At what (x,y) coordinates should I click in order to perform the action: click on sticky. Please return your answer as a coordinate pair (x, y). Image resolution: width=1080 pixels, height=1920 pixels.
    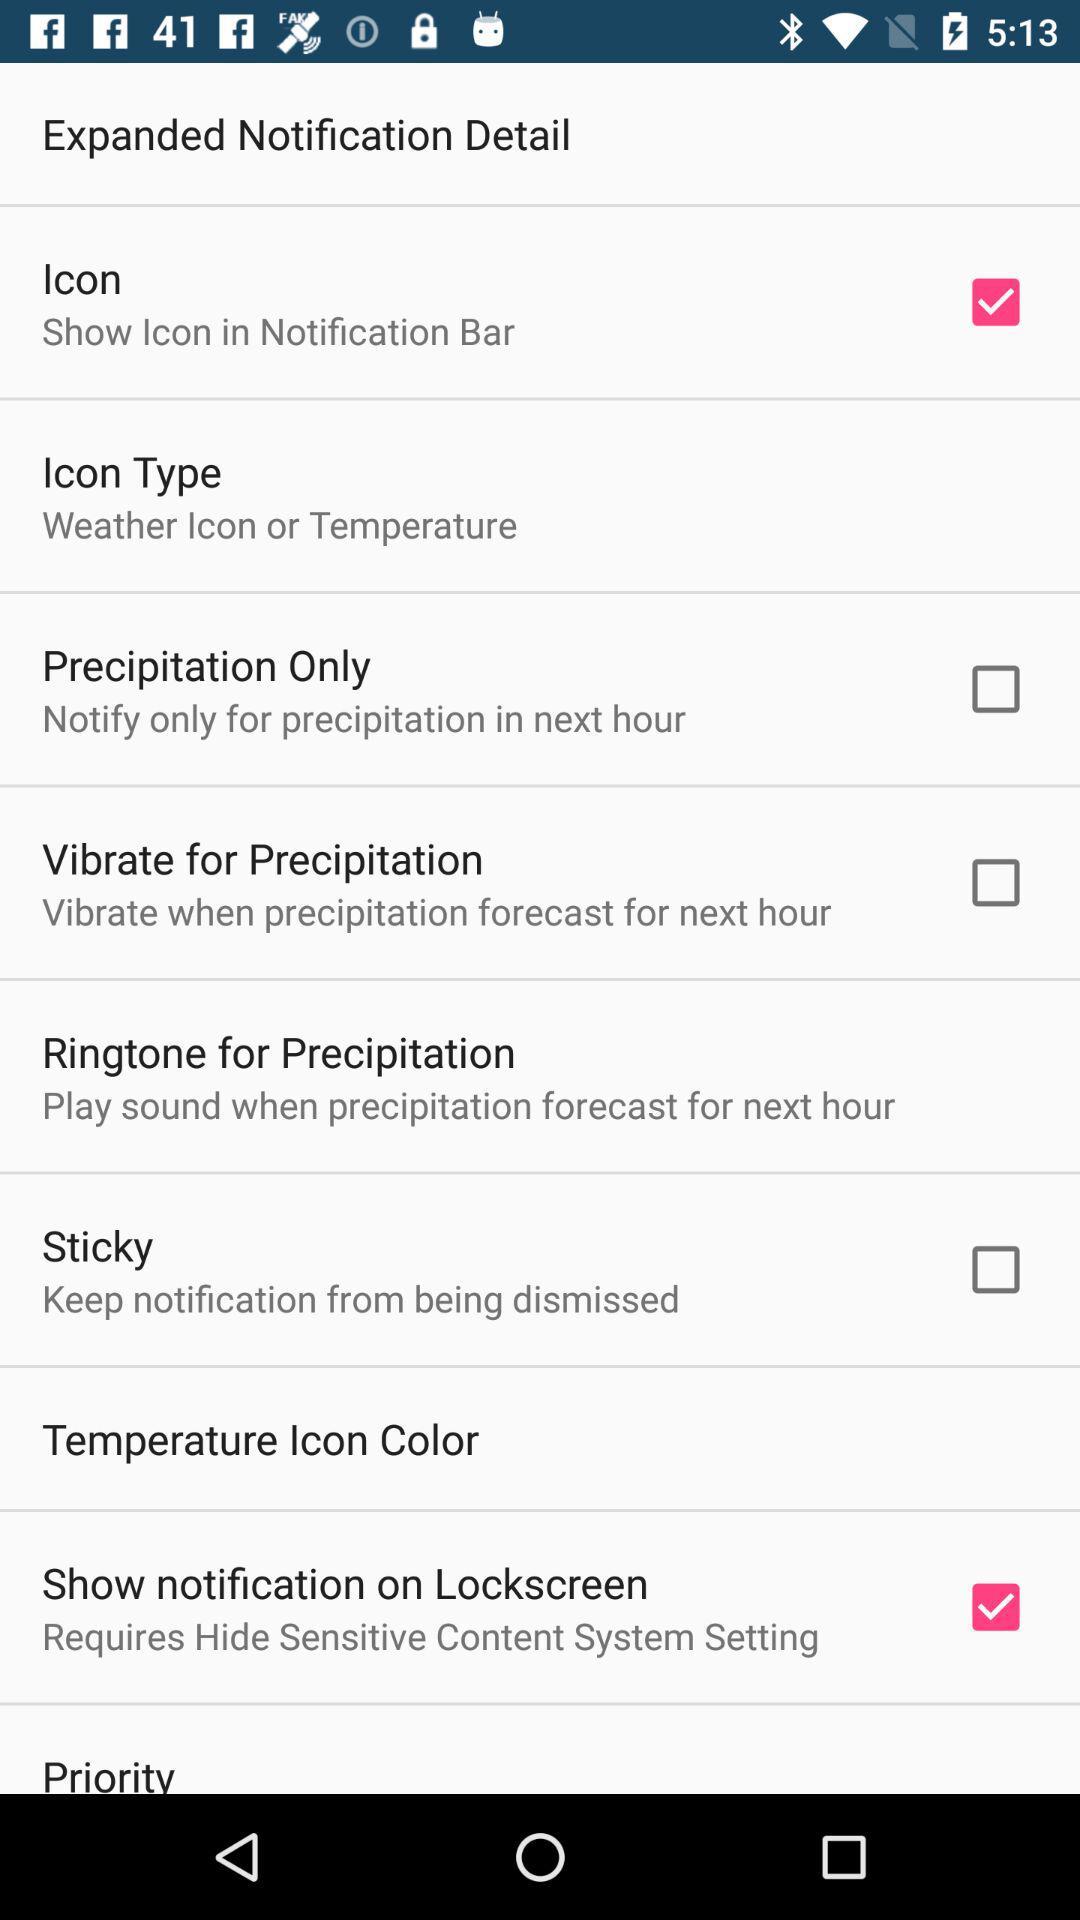
    Looking at the image, I should click on (97, 1243).